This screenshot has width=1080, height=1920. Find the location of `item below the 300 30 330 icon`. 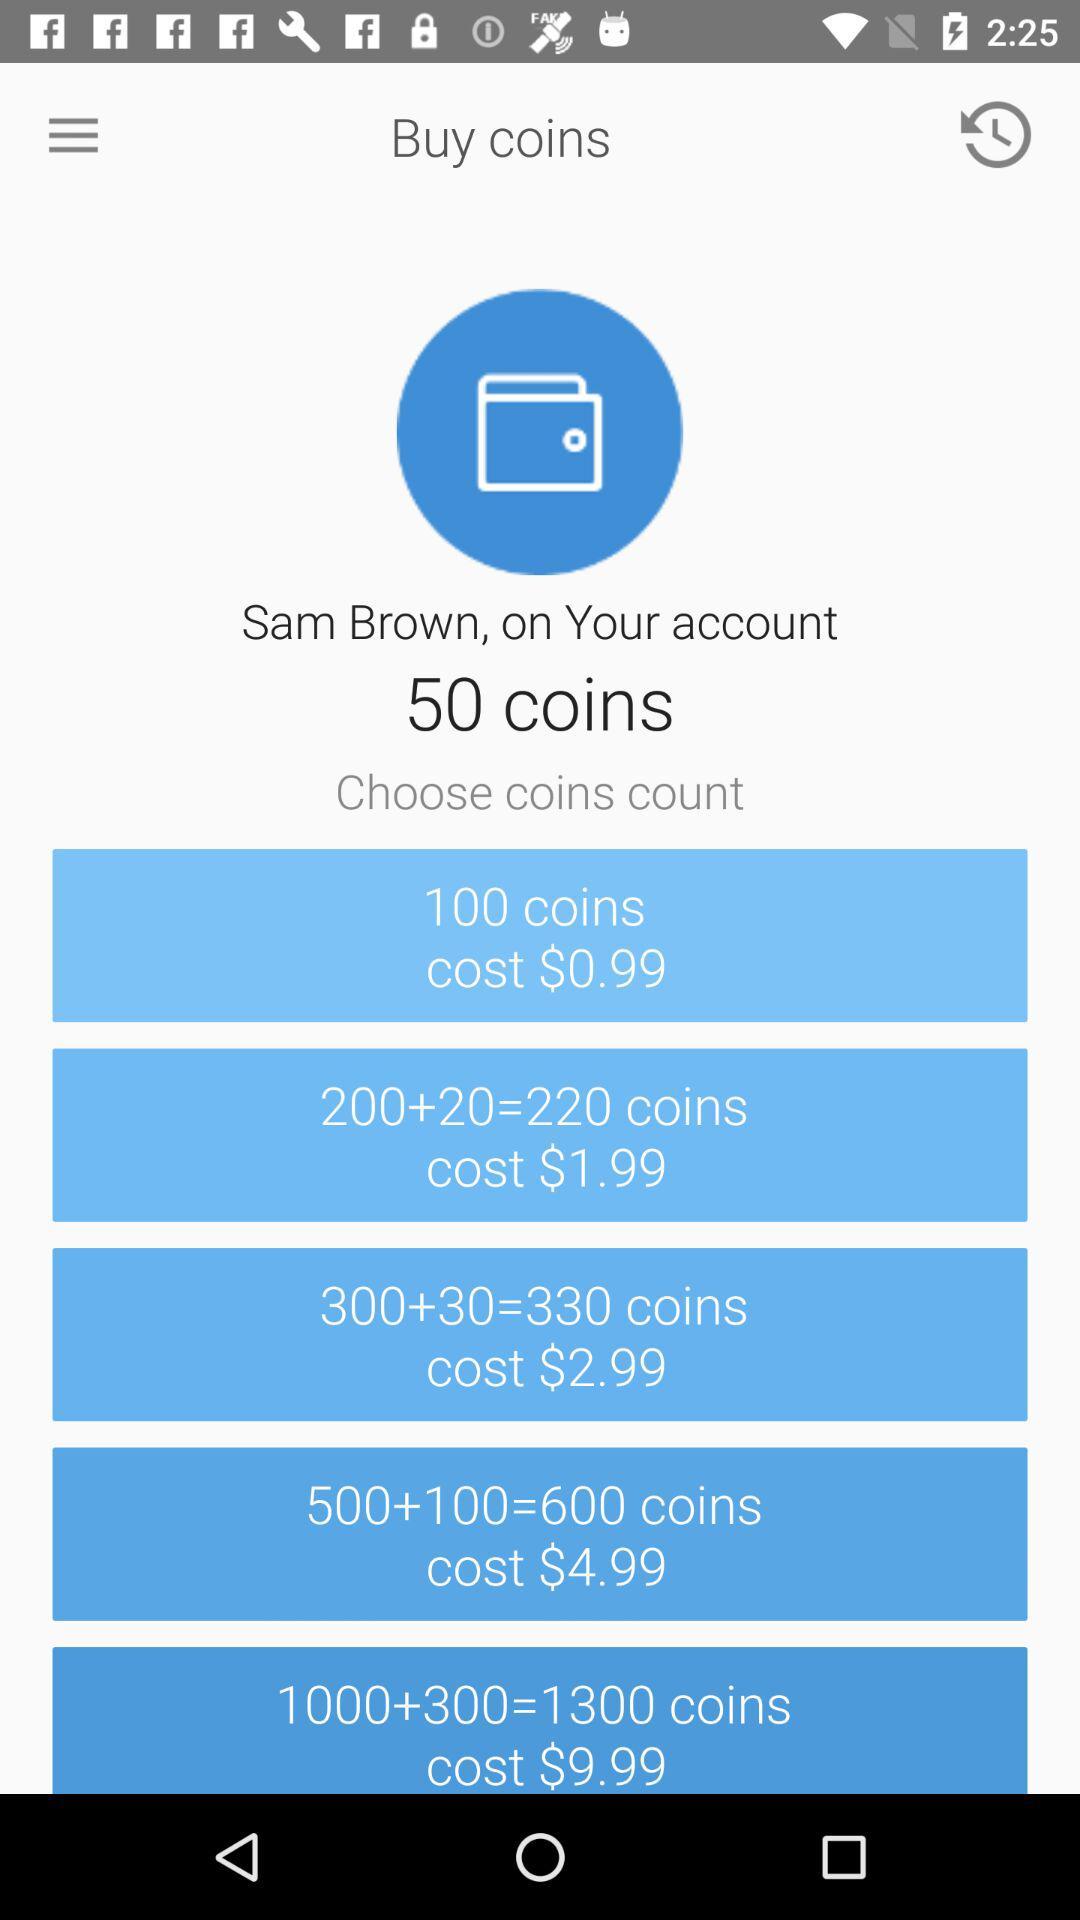

item below the 300 30 330 icon is located at coordinates (540, 1533).